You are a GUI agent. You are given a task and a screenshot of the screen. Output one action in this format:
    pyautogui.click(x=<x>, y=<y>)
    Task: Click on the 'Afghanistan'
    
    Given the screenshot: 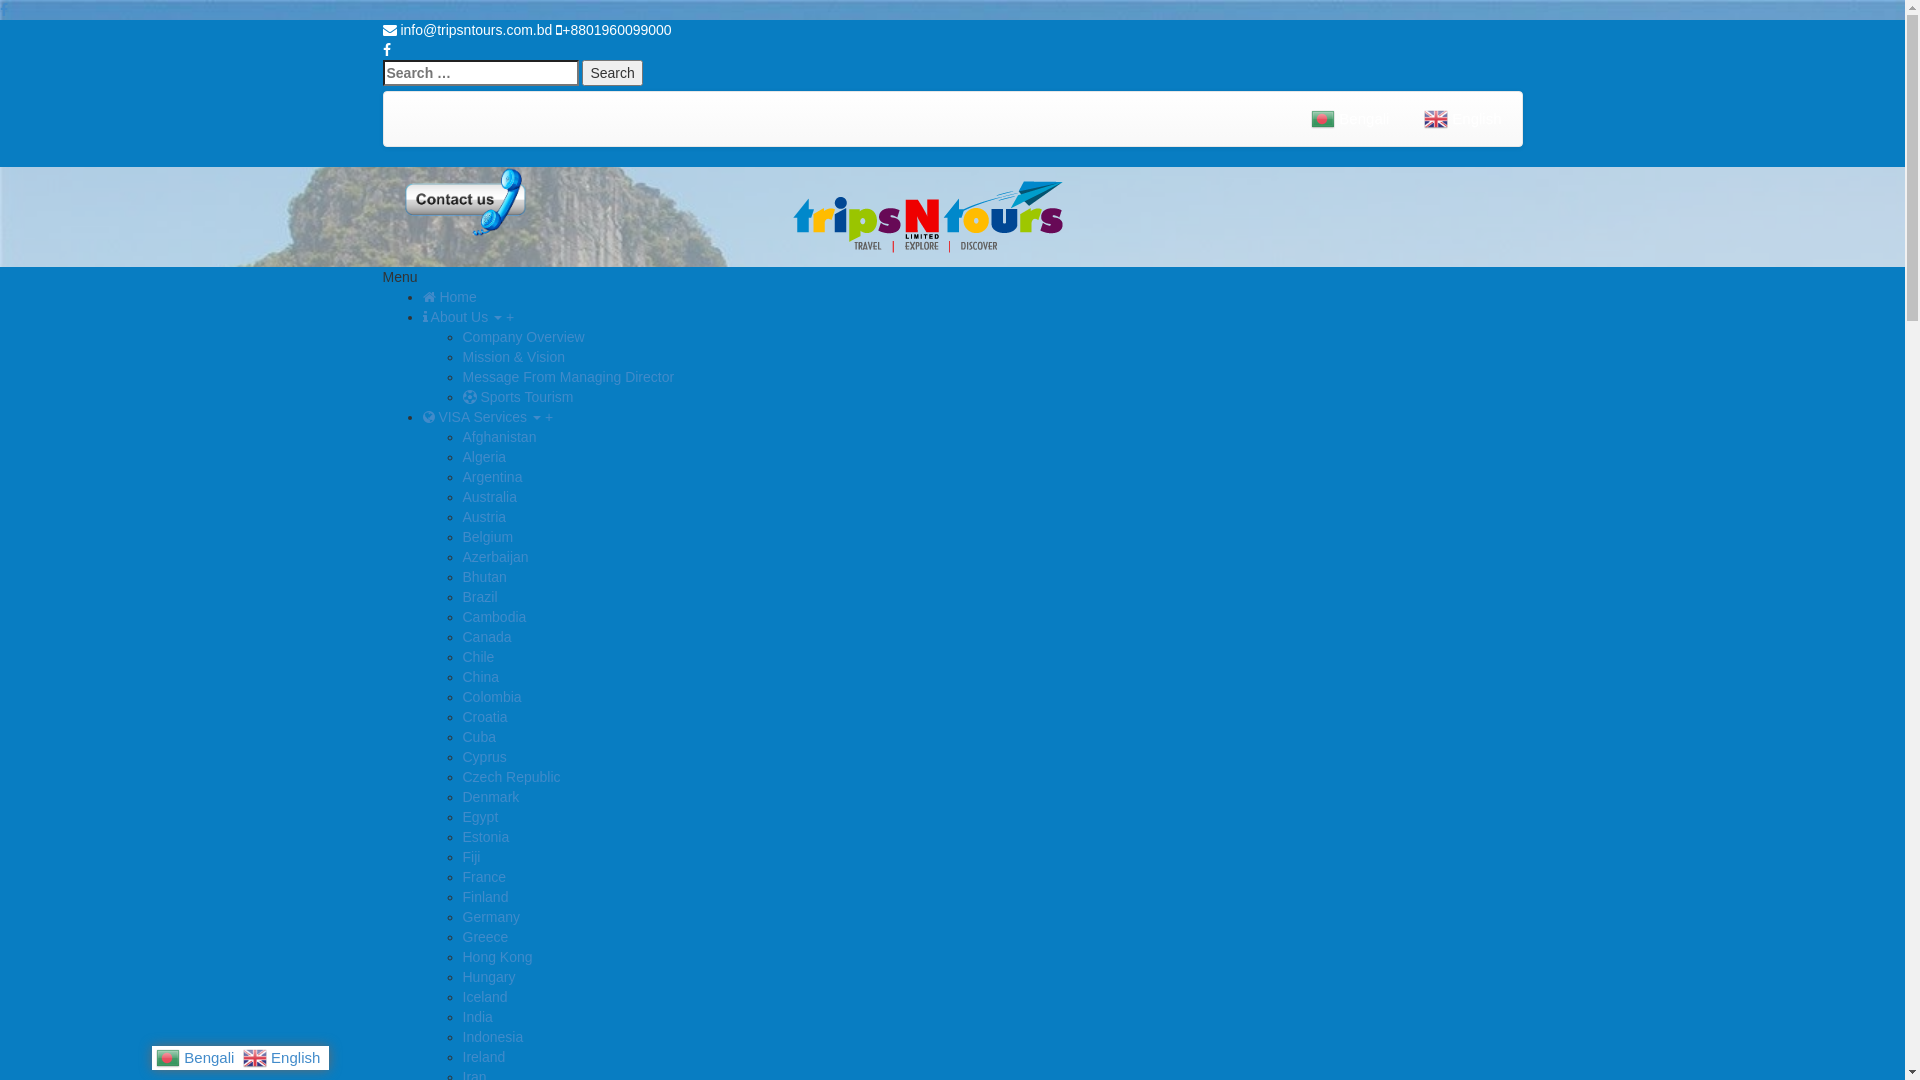 What is the action you would take?
    pyautogui.click(x=499, y=435)
    